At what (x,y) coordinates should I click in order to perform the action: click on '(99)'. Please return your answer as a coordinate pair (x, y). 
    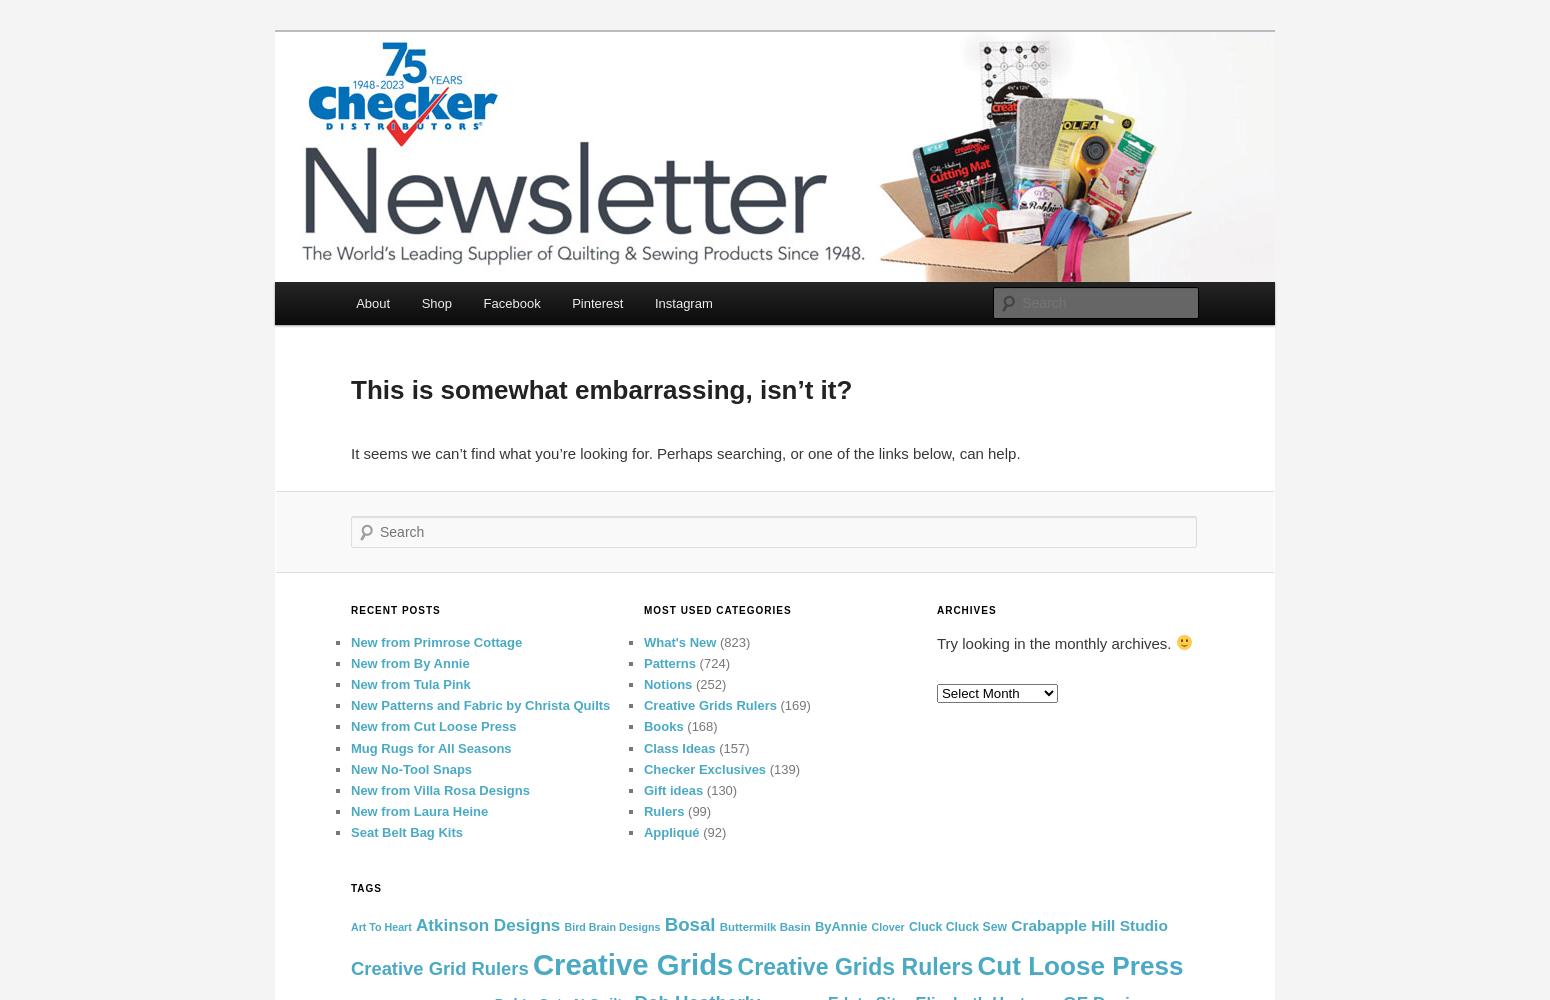
    Looking at the image, I should click on (696, 810).